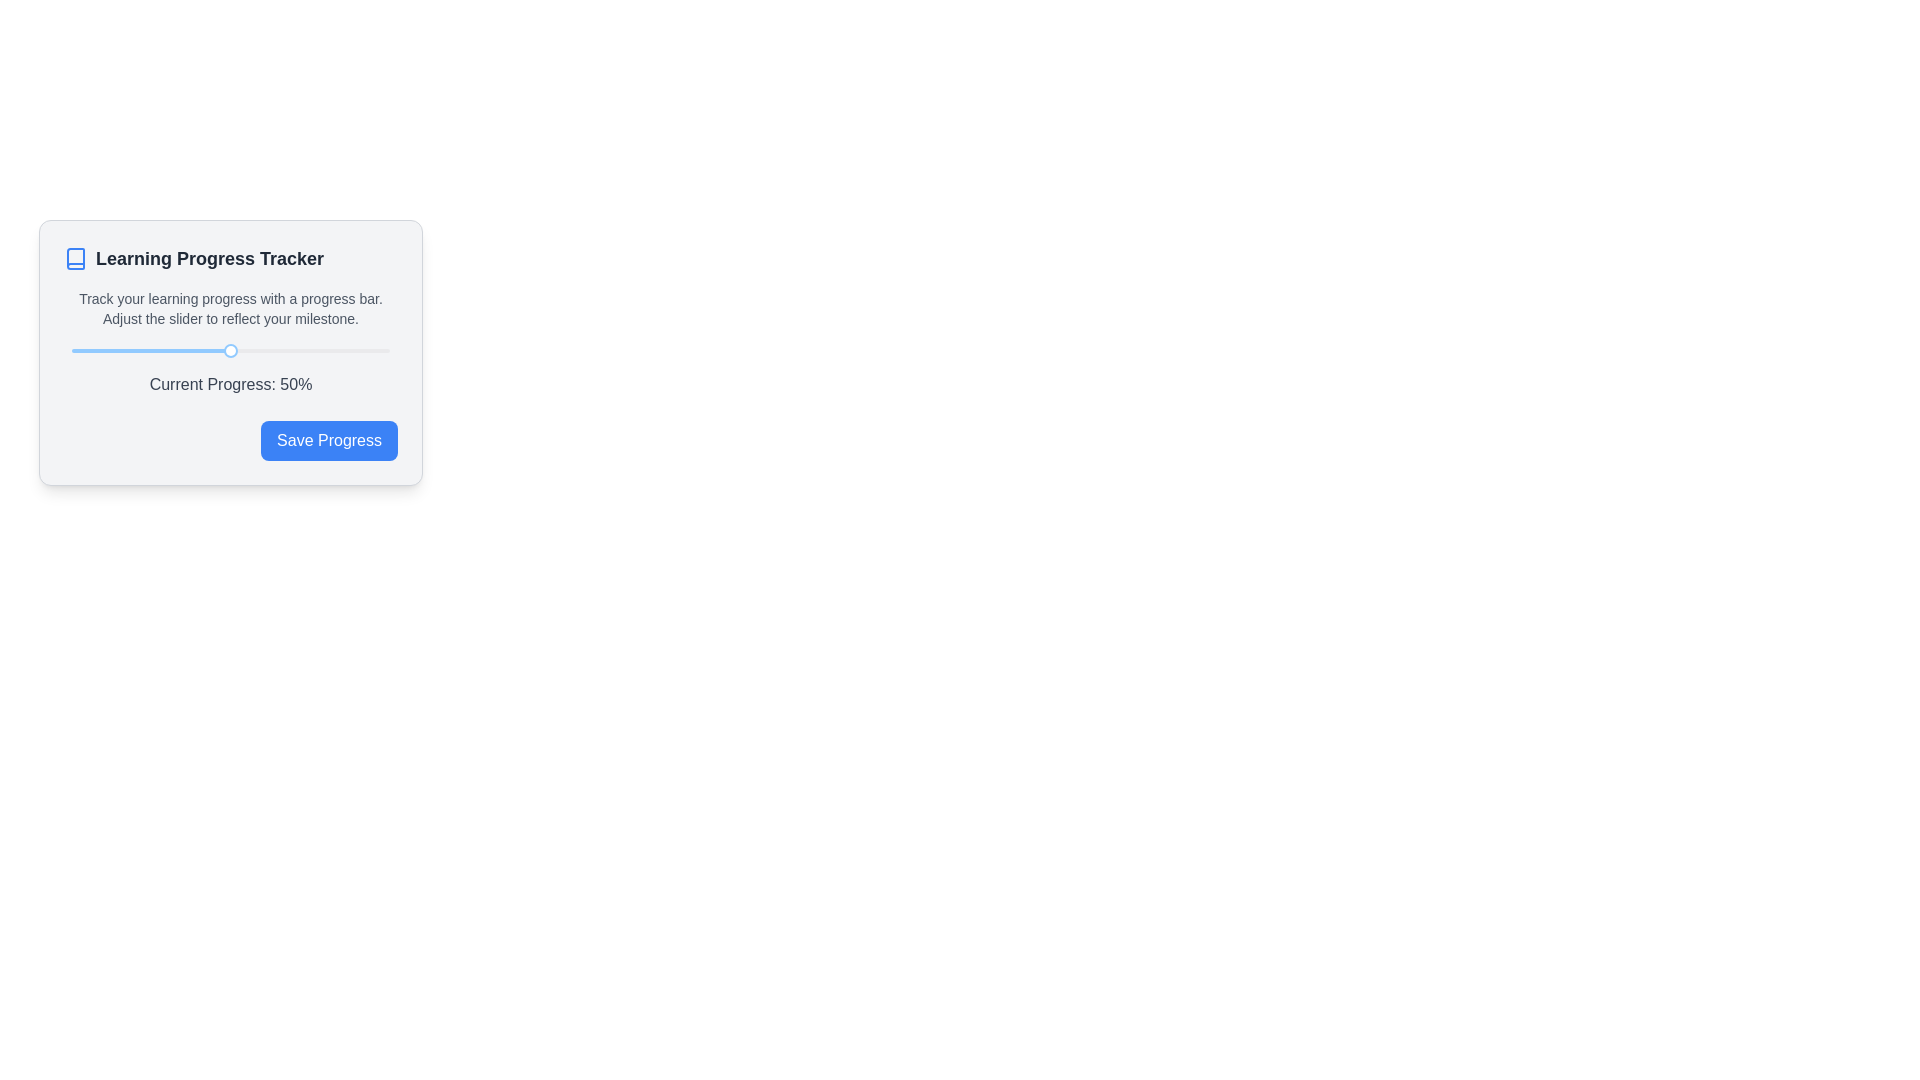  I want to click on the slider value, so click(345, 350).